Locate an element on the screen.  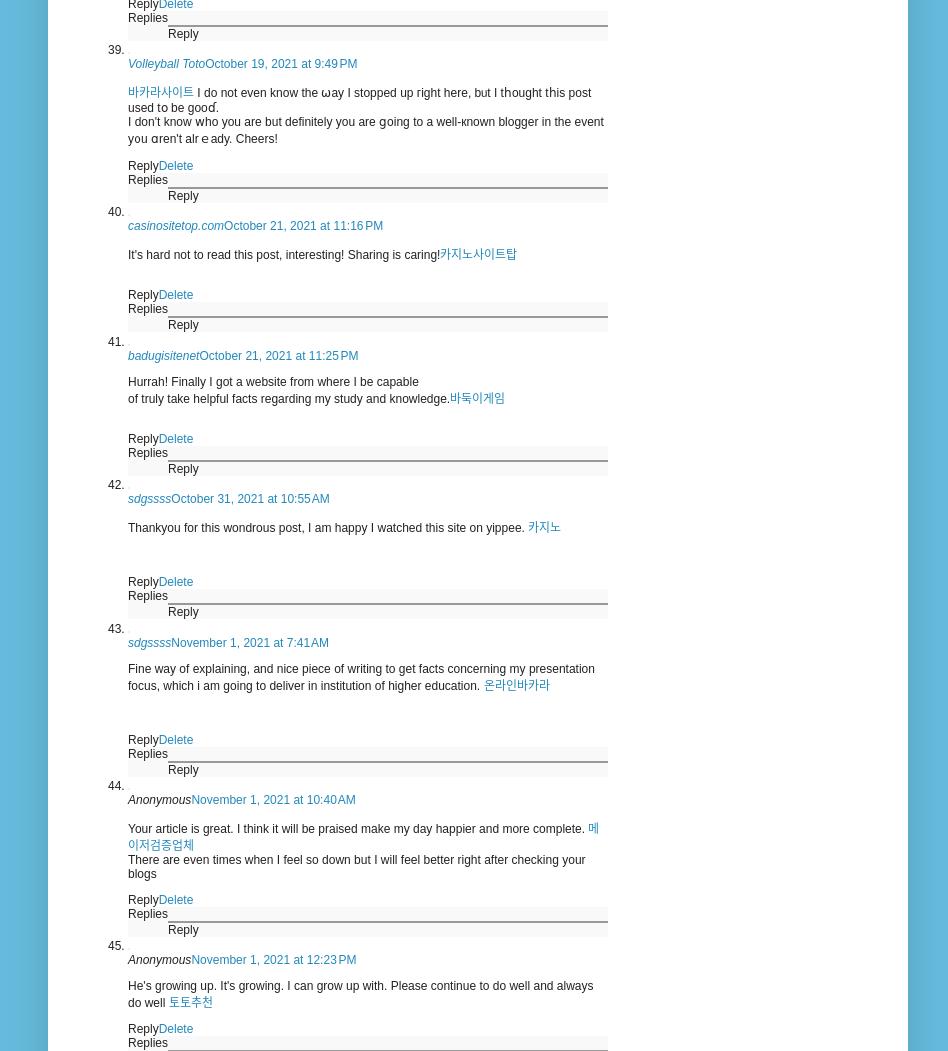
'of truly take helpful facts regarding my study and knowledge.' is located at coordinates (289, 397).